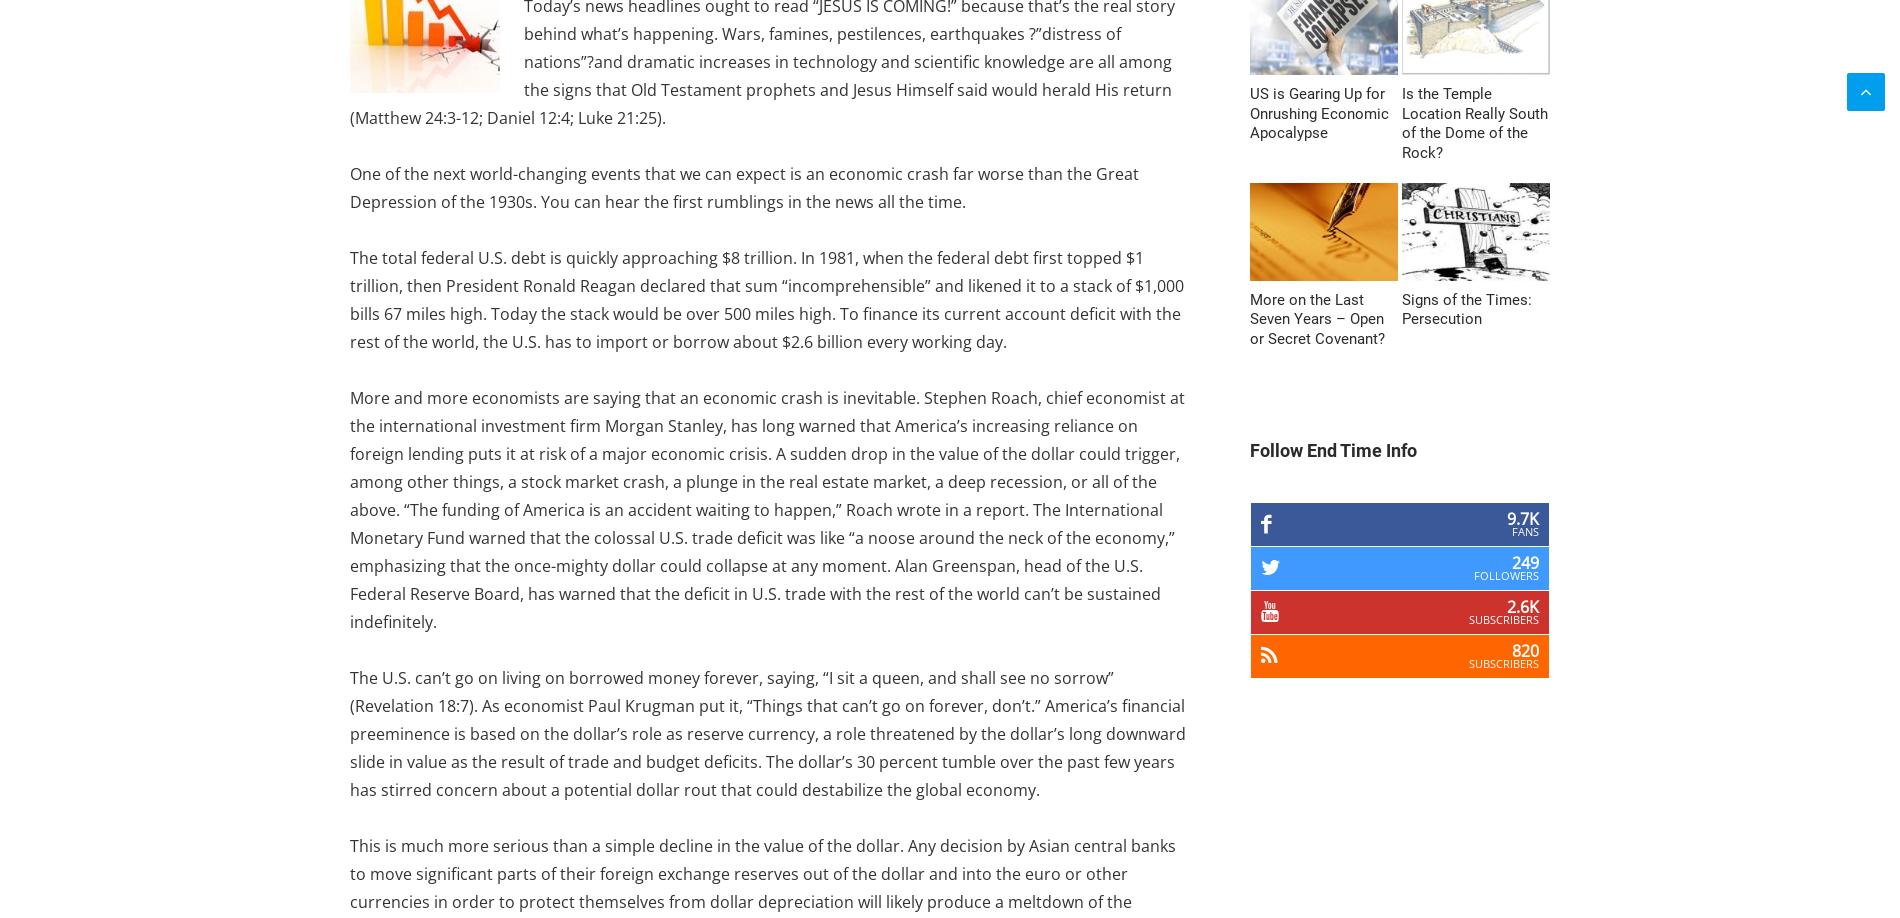 Image resolution: width=1900 pixels, height=918 pixels. I want to click on '9.7k', so click(1523, 519).